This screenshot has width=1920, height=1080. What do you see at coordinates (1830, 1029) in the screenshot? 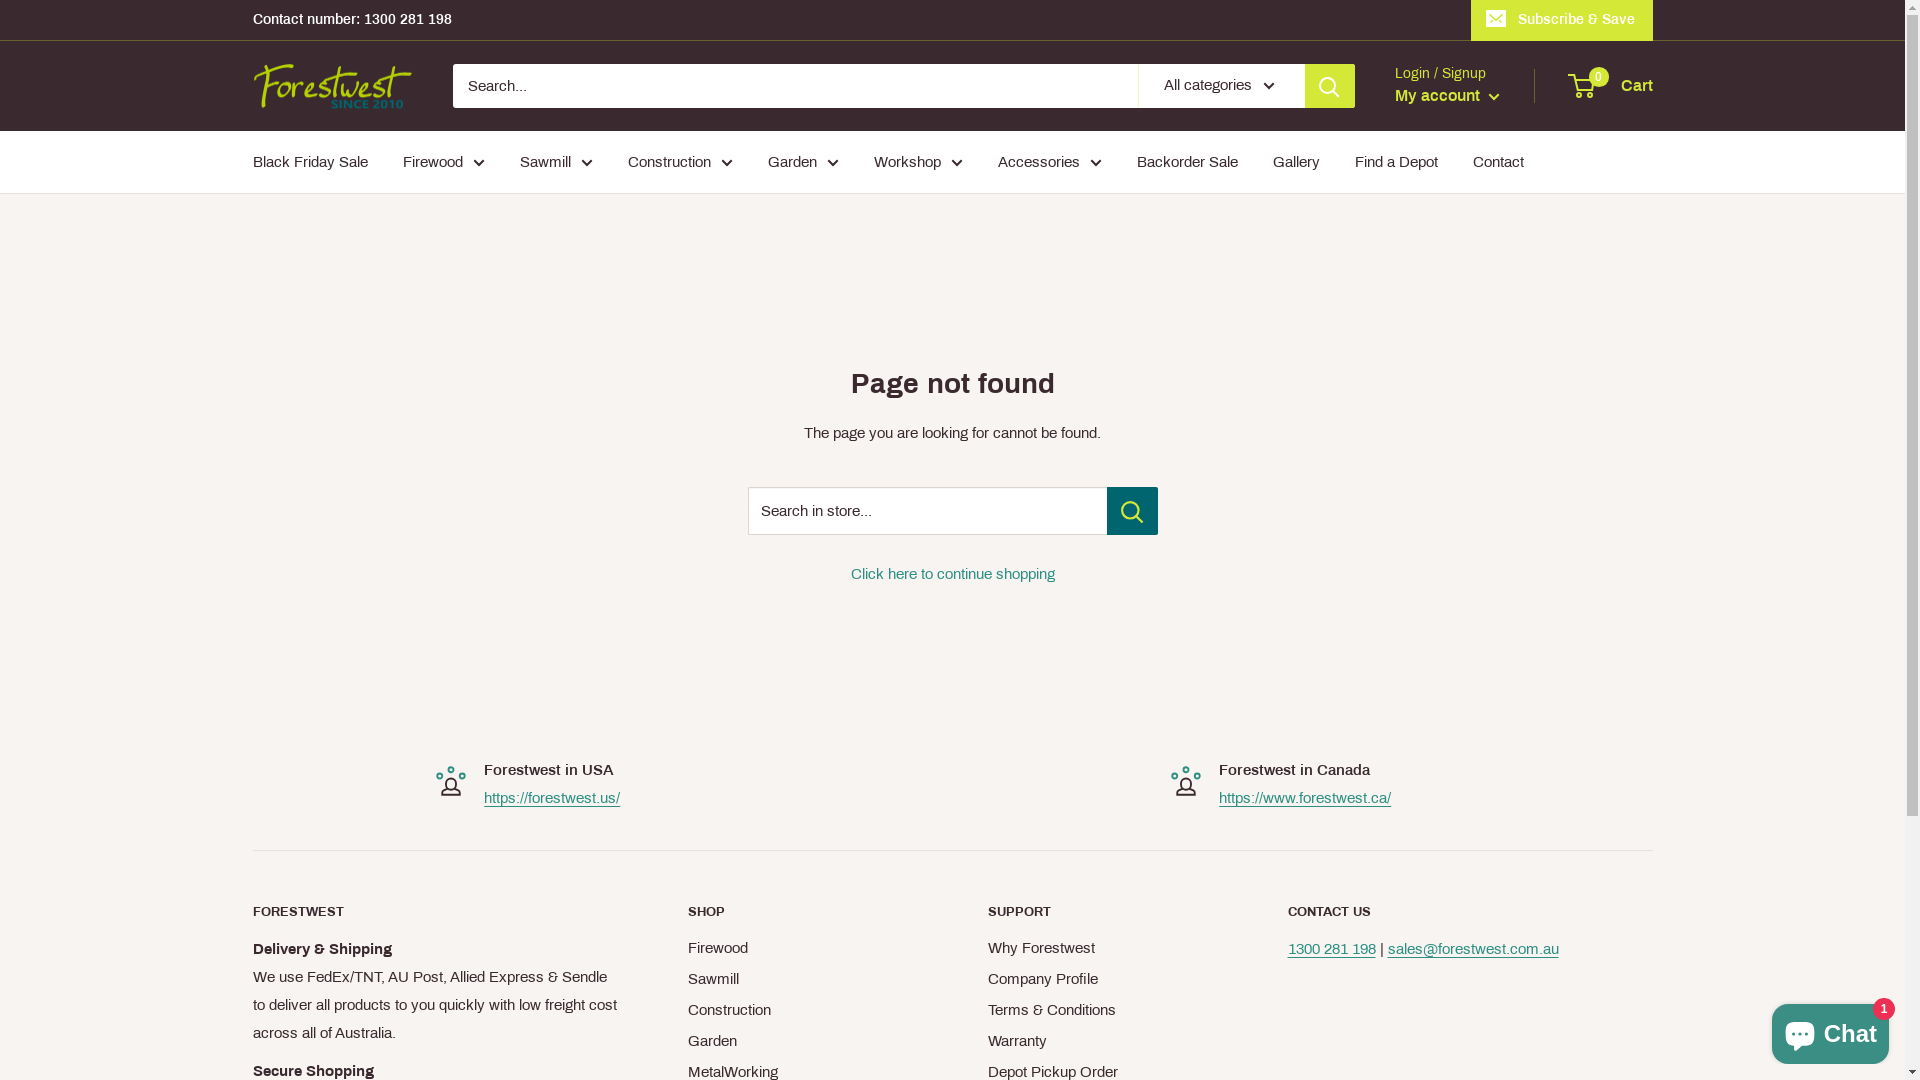
I see `'Shopify online store chat'` at bounding box center [1830, 1029].